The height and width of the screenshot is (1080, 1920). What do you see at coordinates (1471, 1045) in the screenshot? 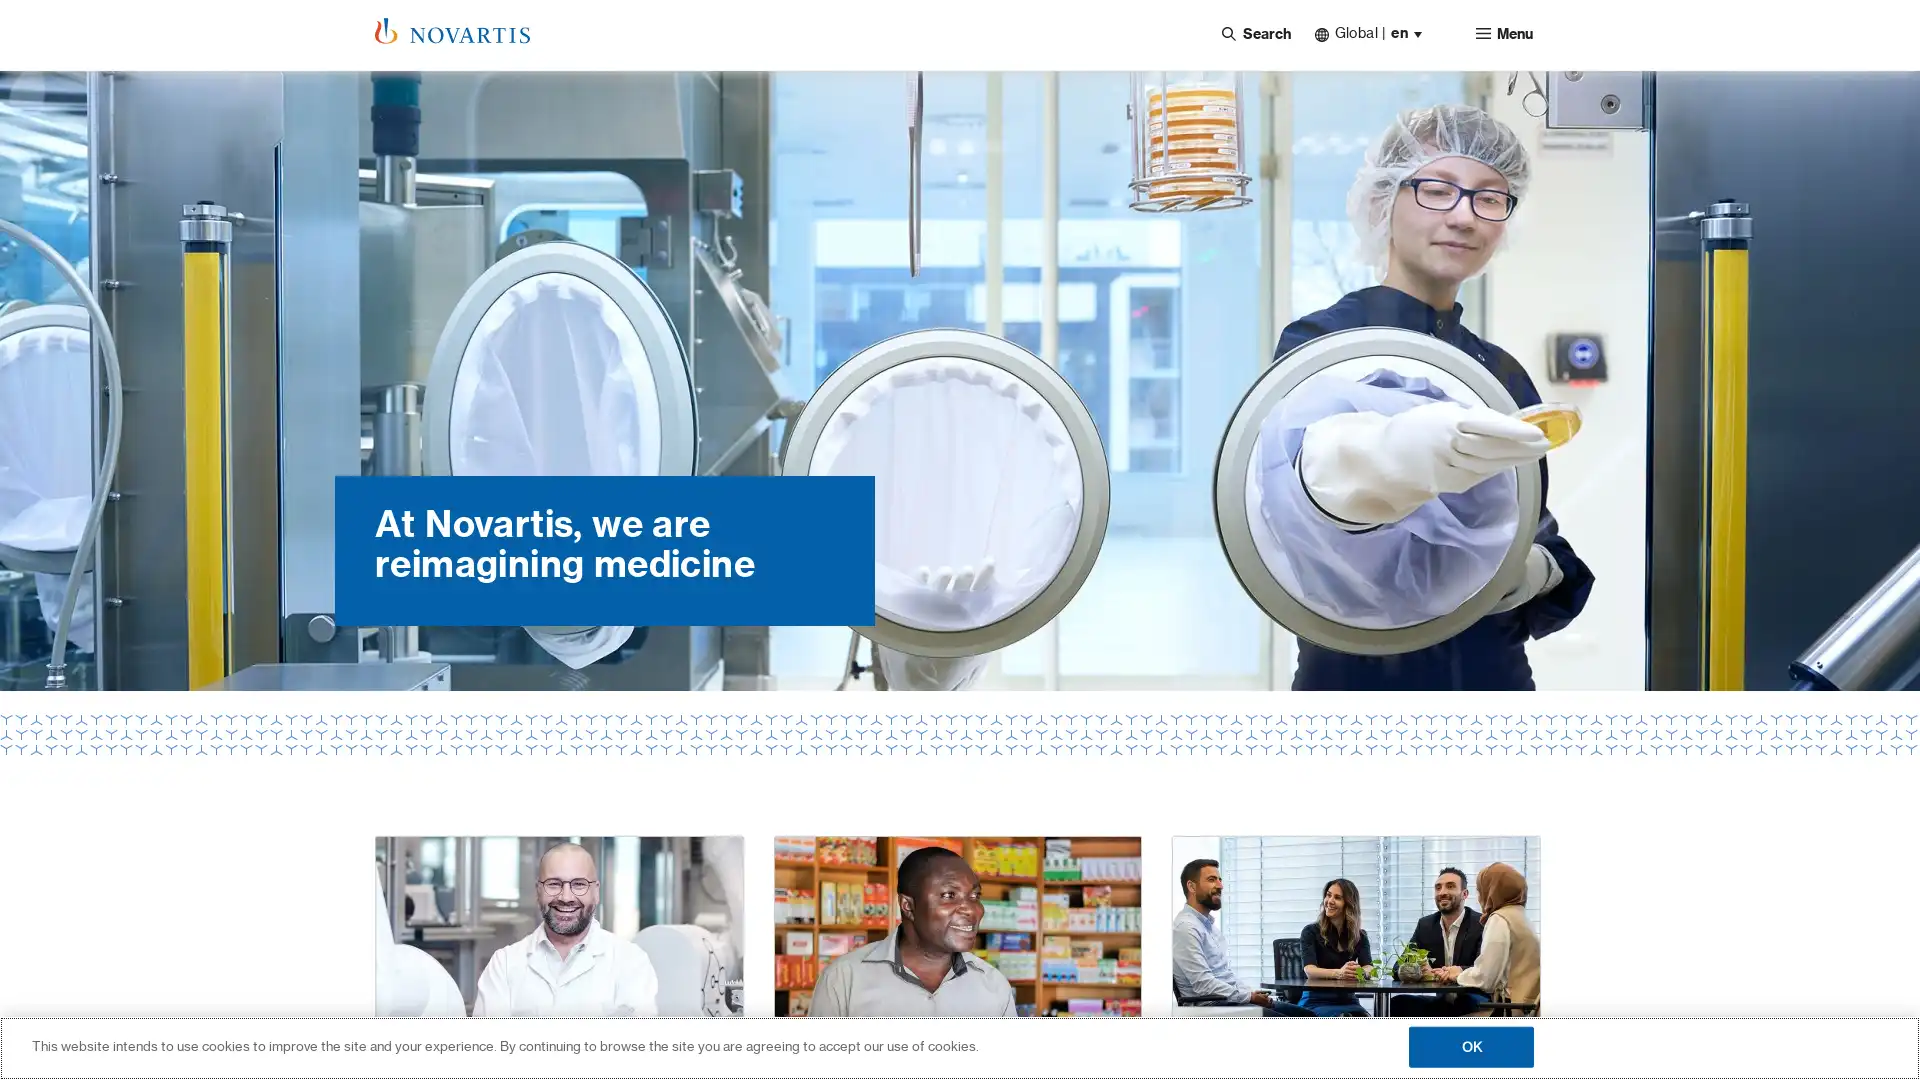
I see `OK` at bounding box center [1471, 1045].